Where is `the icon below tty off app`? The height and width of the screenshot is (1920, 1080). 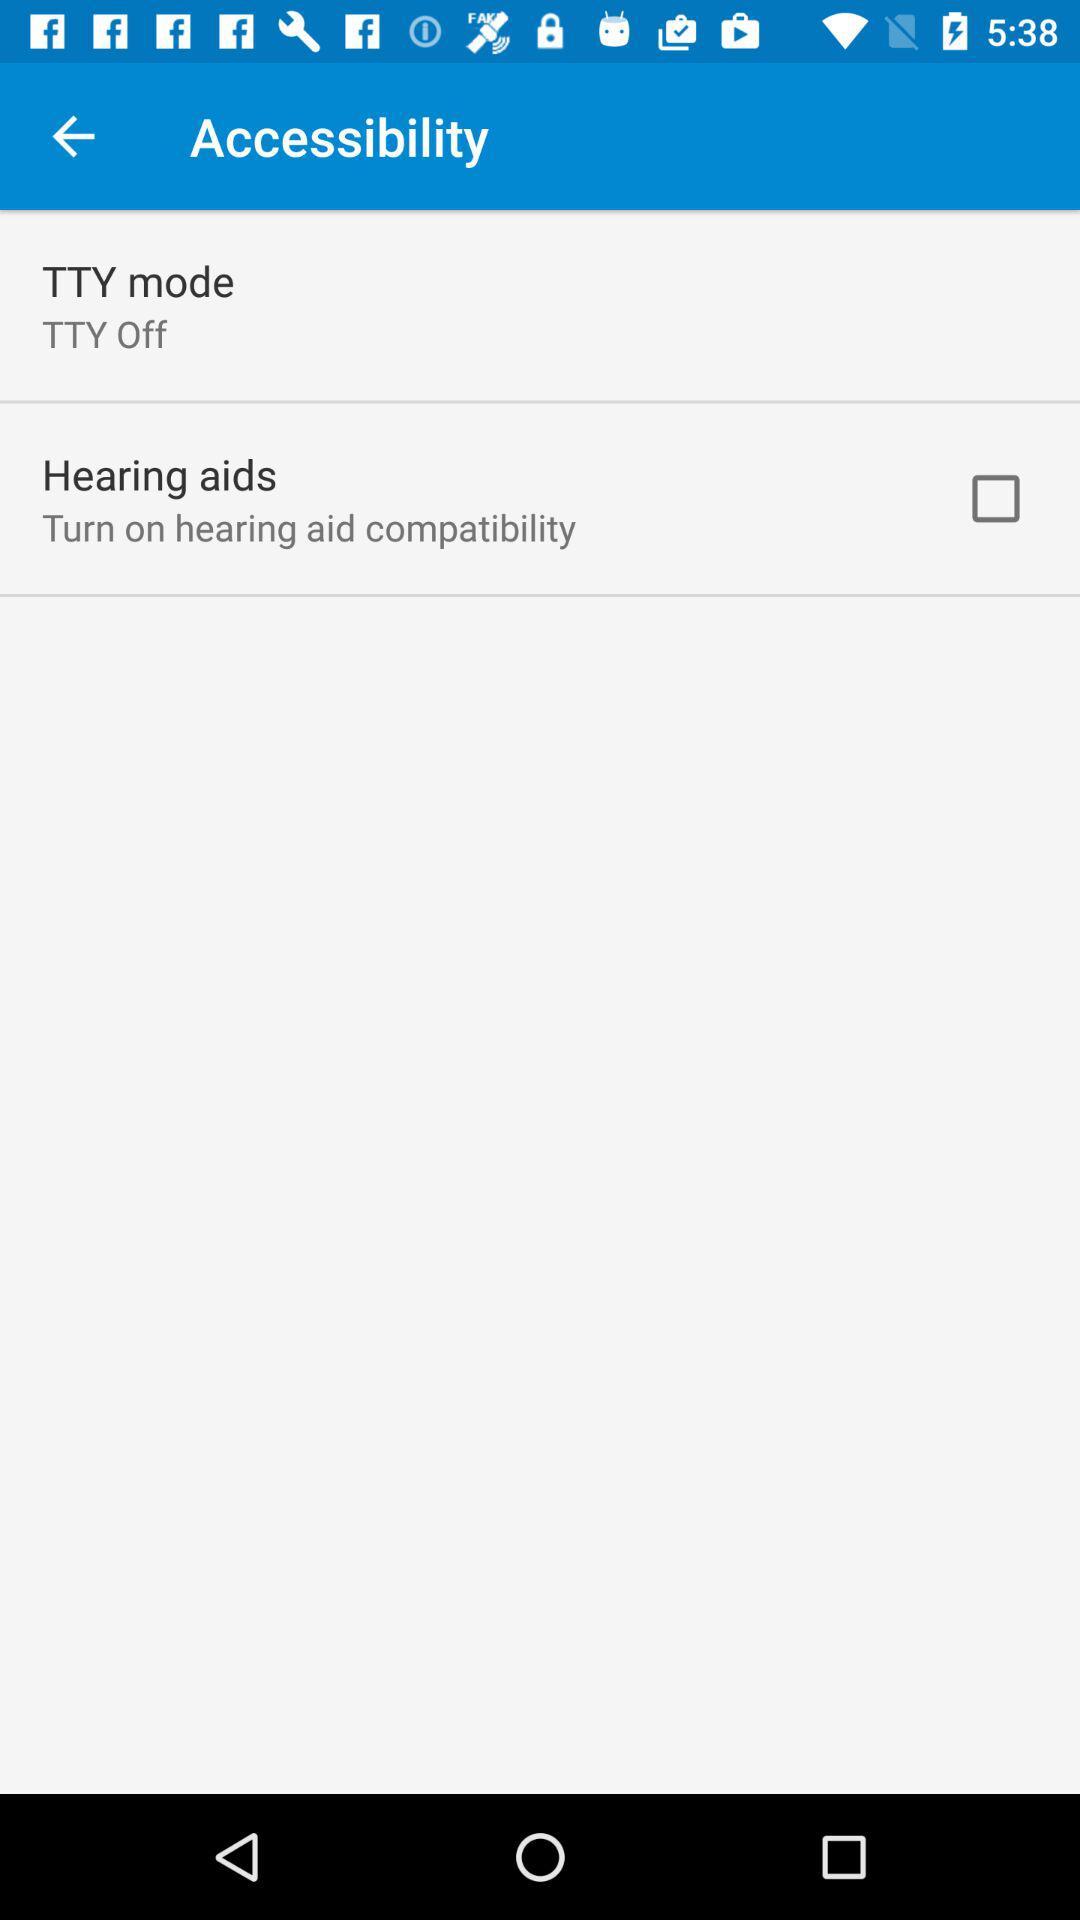
the icon below tty off app is located at coordinates (158, 473).